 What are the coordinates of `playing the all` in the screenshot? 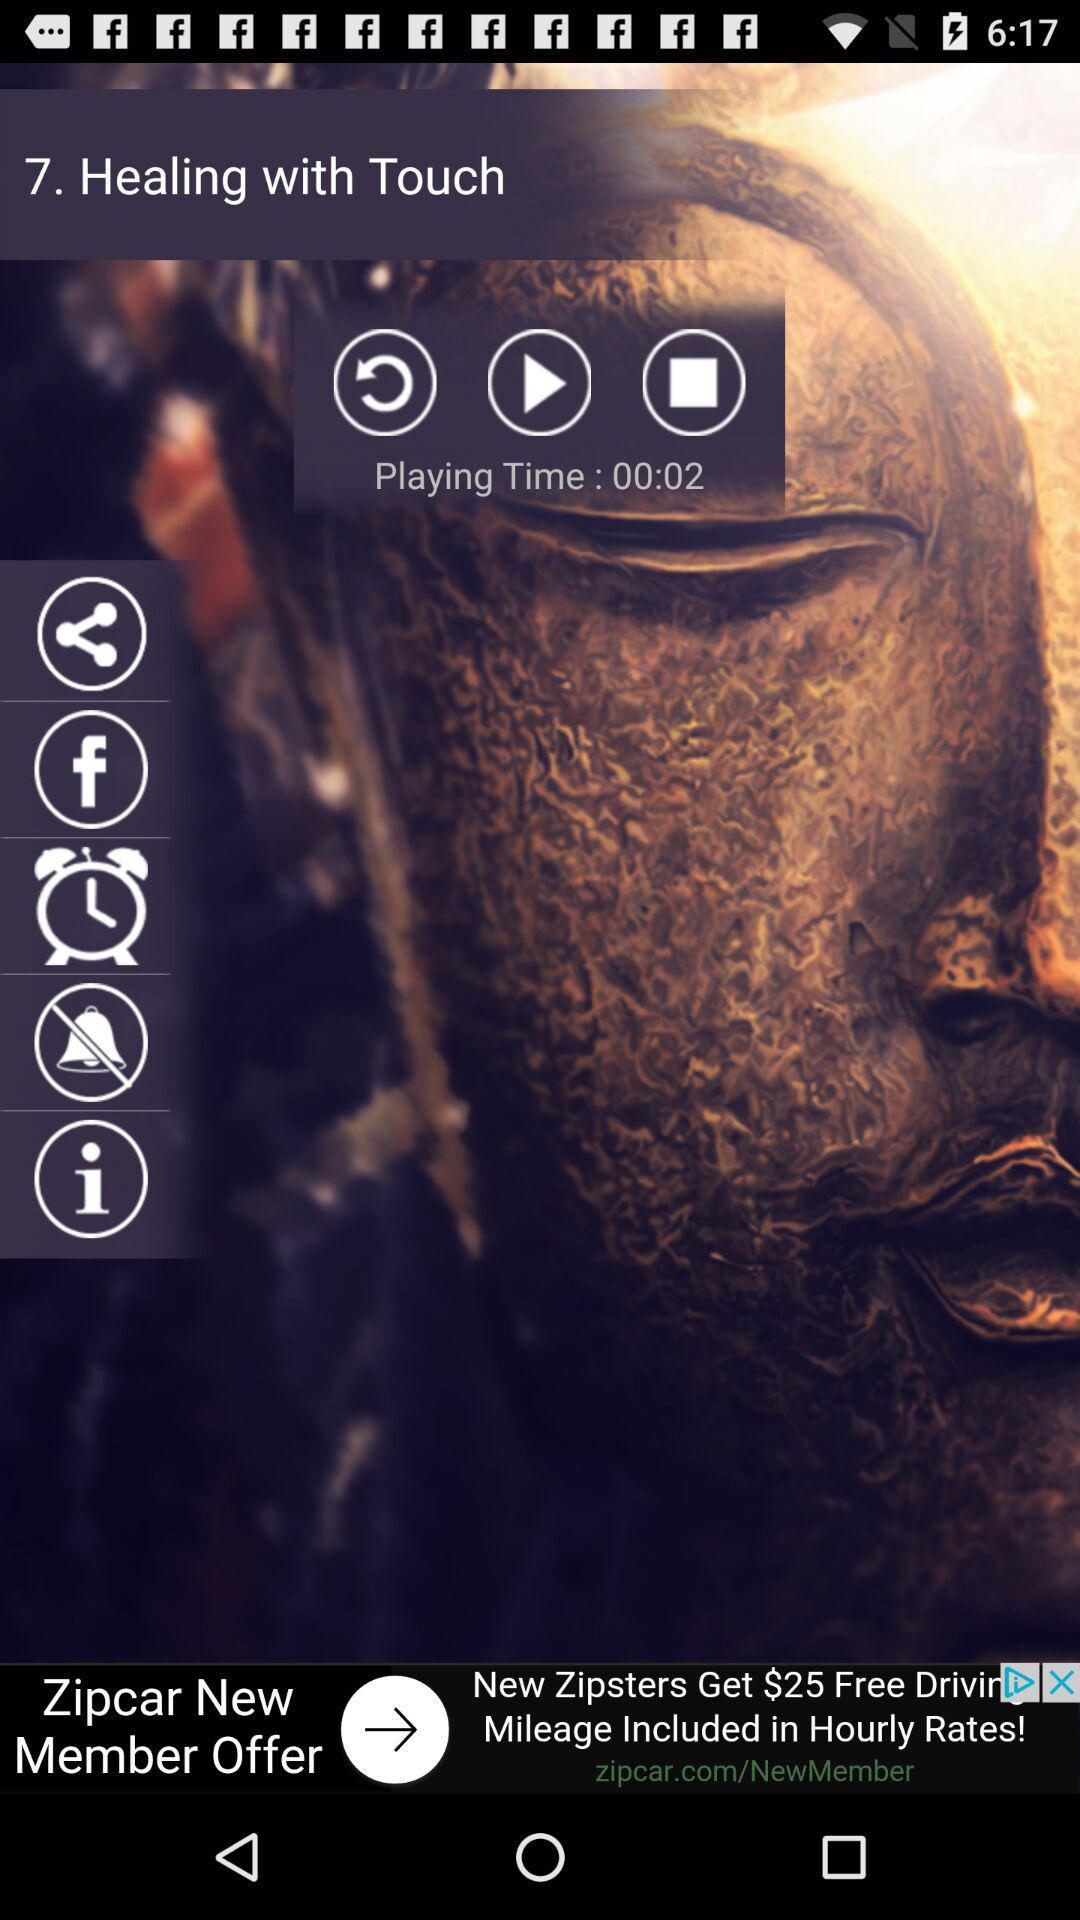 It's located at (538, 382).